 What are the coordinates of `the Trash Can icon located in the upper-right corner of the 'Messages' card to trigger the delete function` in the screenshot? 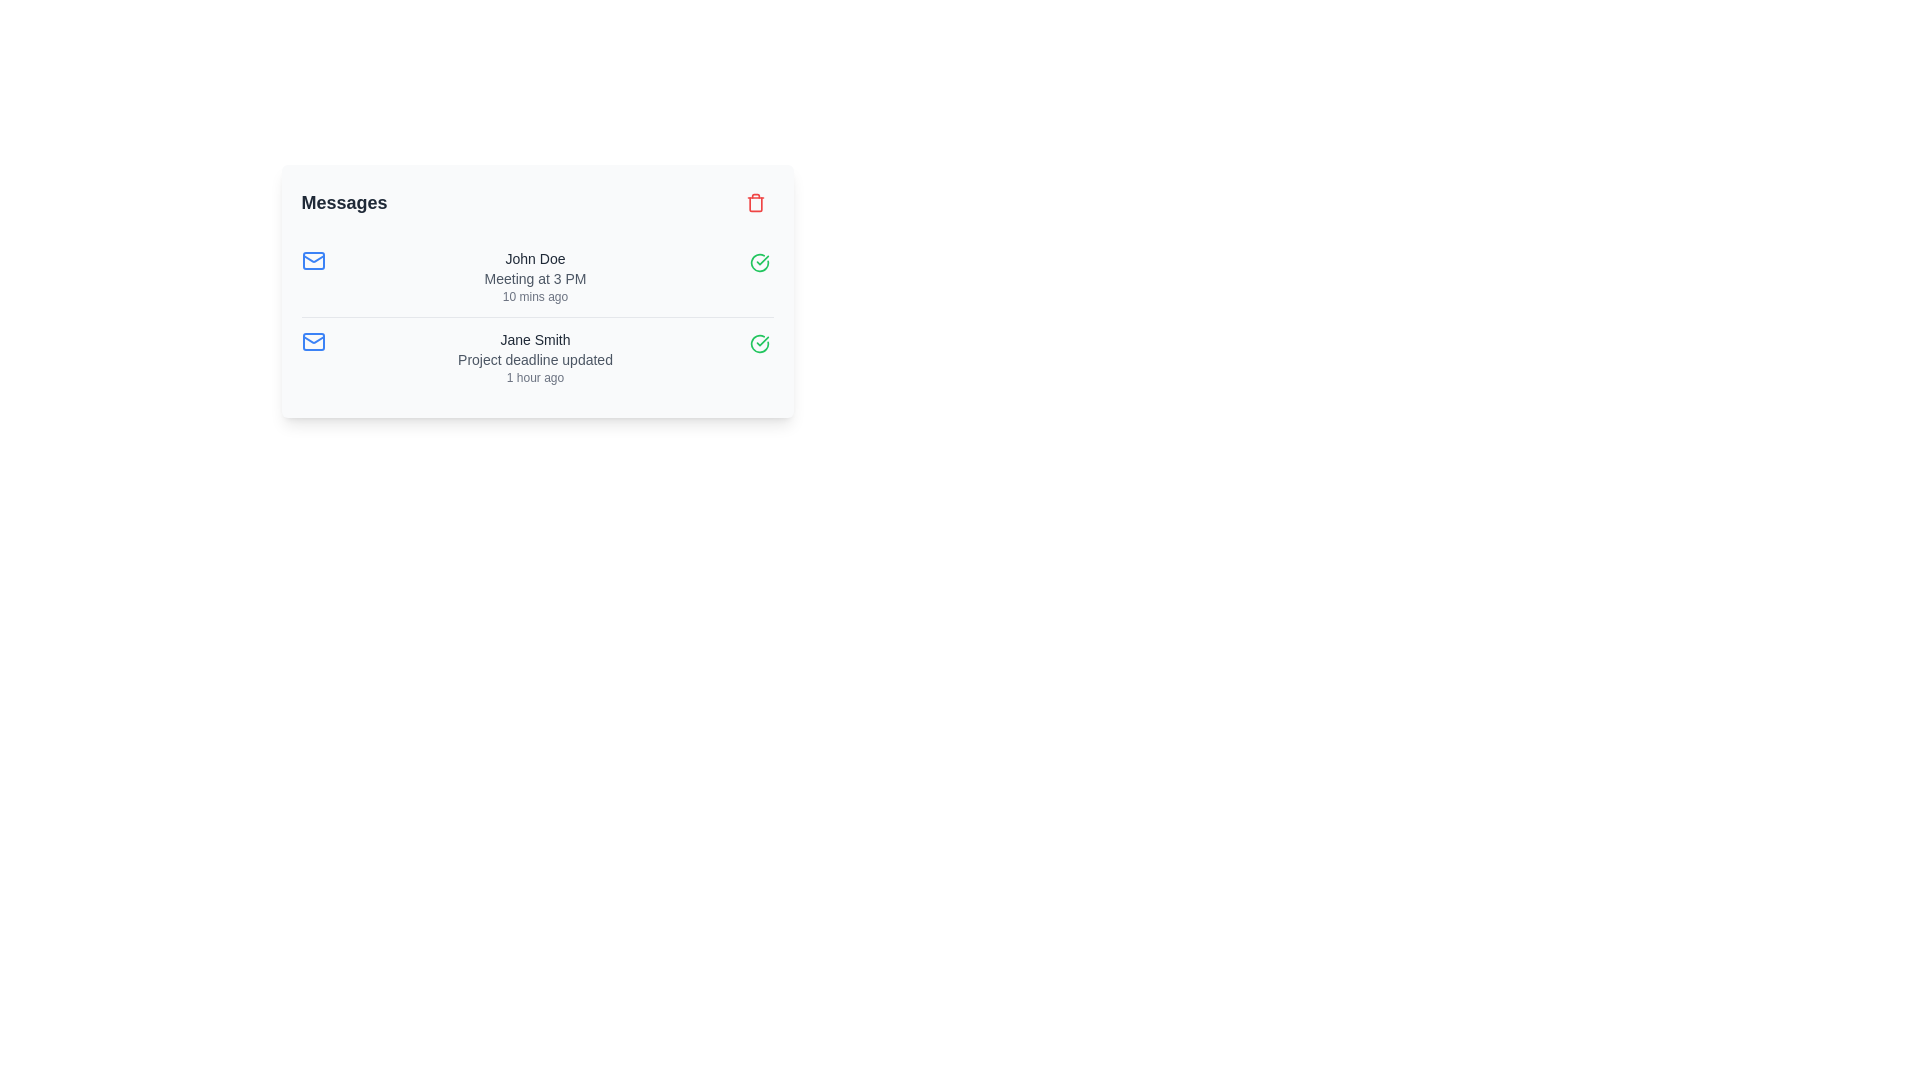 It's located at (754, 203).